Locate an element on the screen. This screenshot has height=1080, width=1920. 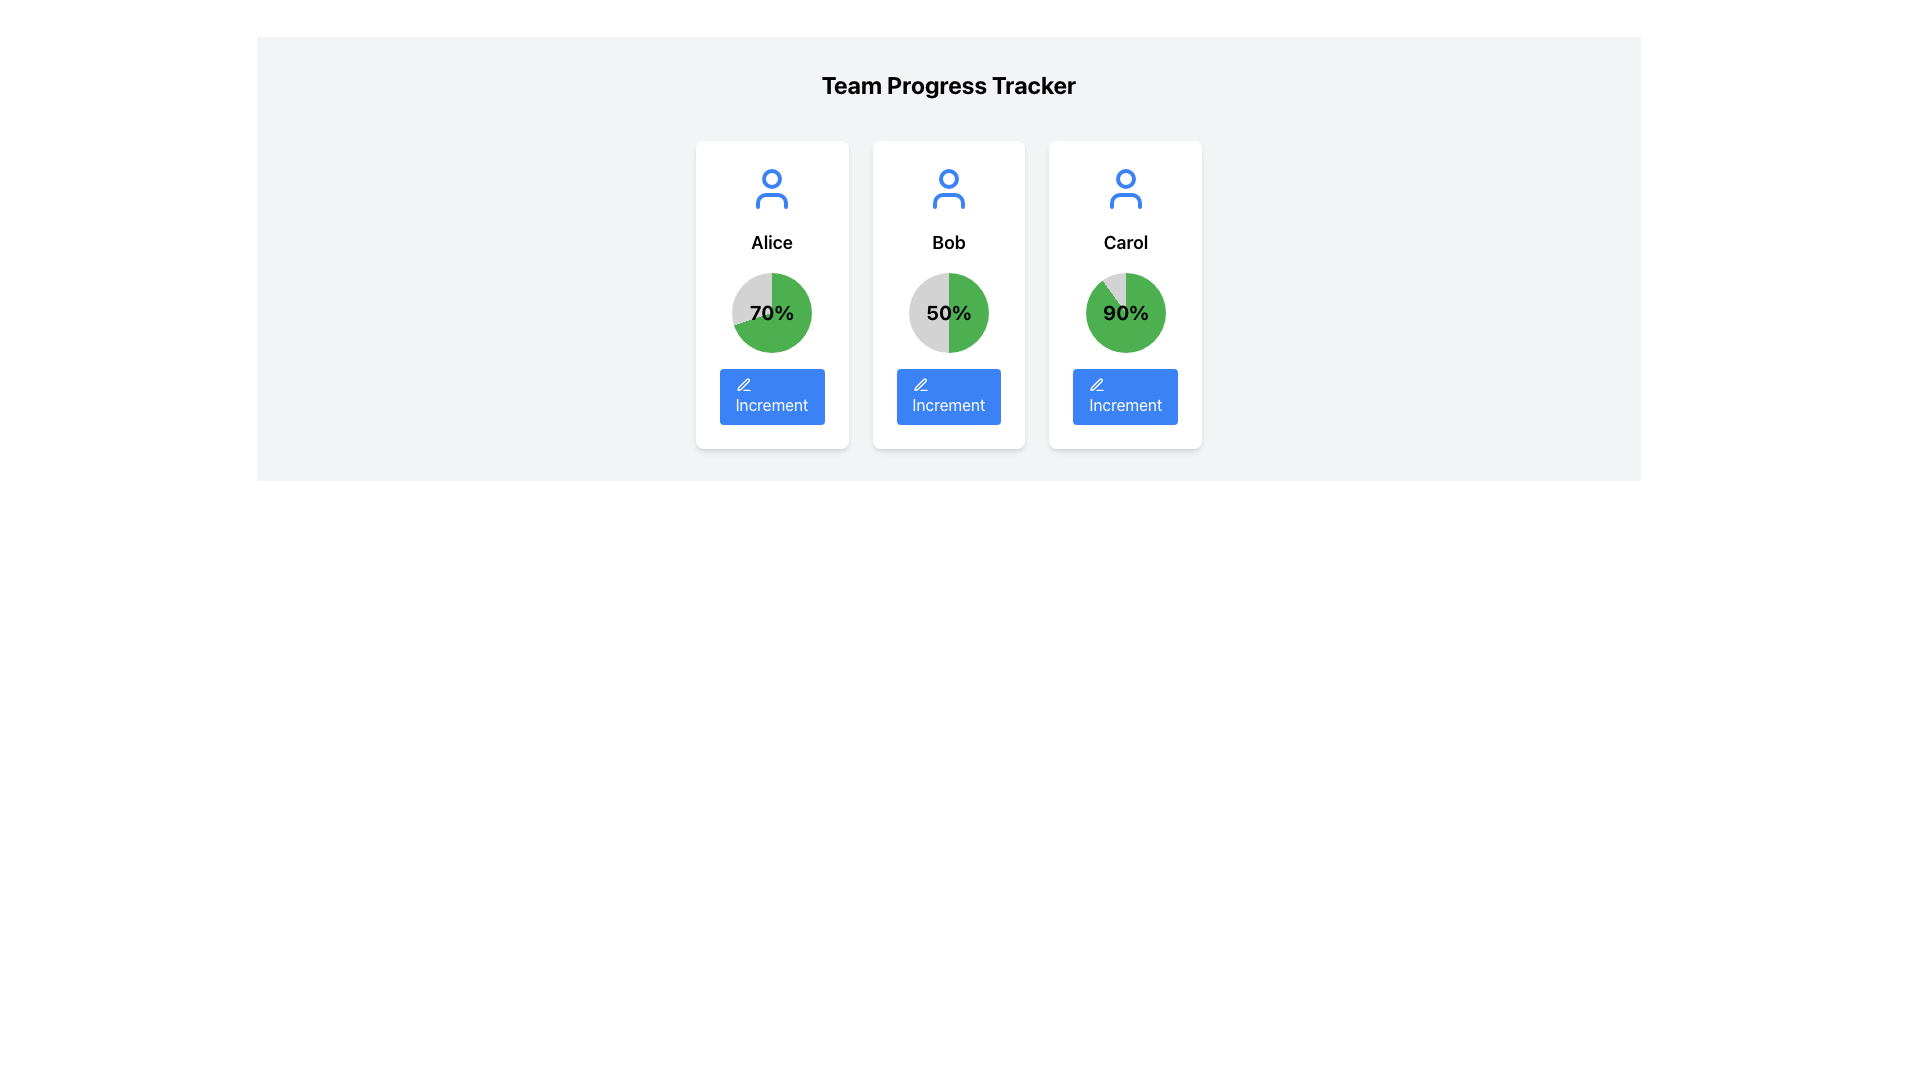
the button located at the bottom center of the 'Carol' card to interact via keyboard is located at coordinates (1125, 397).